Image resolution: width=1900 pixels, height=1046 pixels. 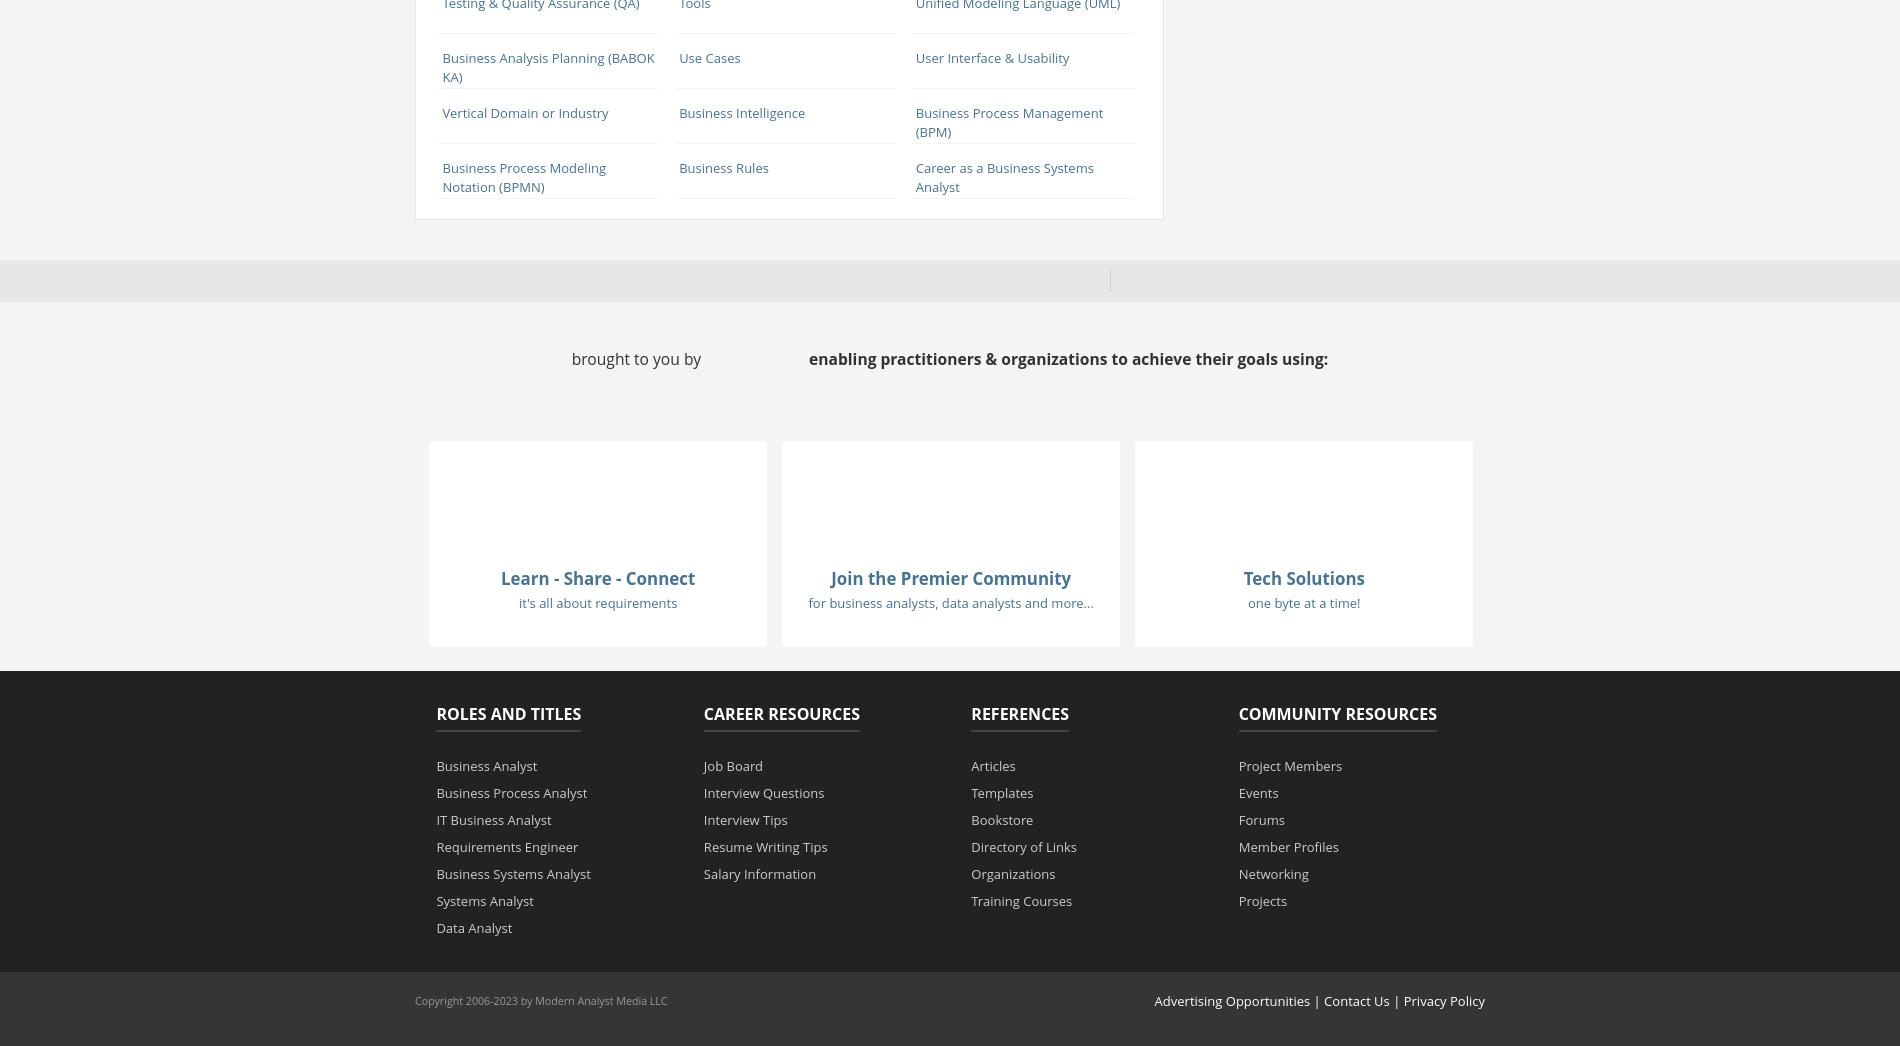 What do you see at coordinates (830, 578) in the screenshot?
I see `'Join the Premier Community'` at bounding box center [830, 578].